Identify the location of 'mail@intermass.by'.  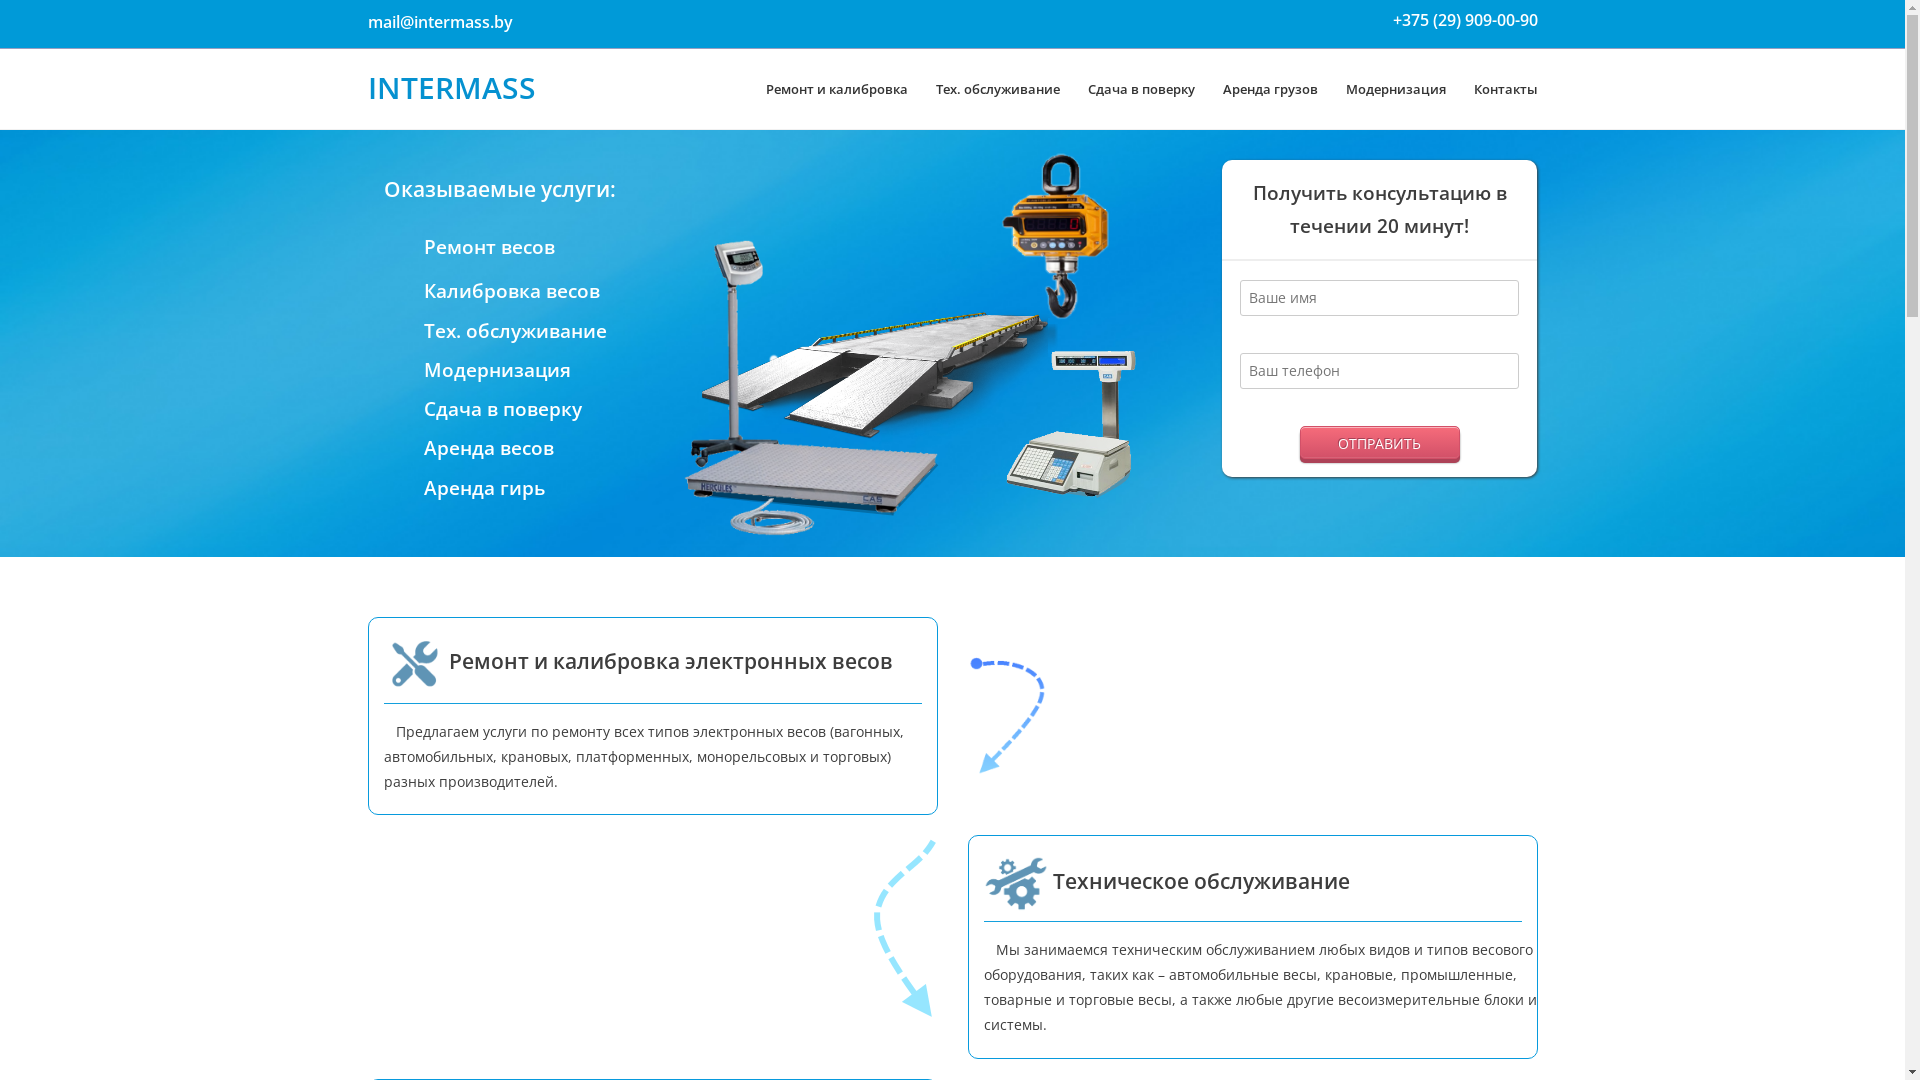
(439, 22).